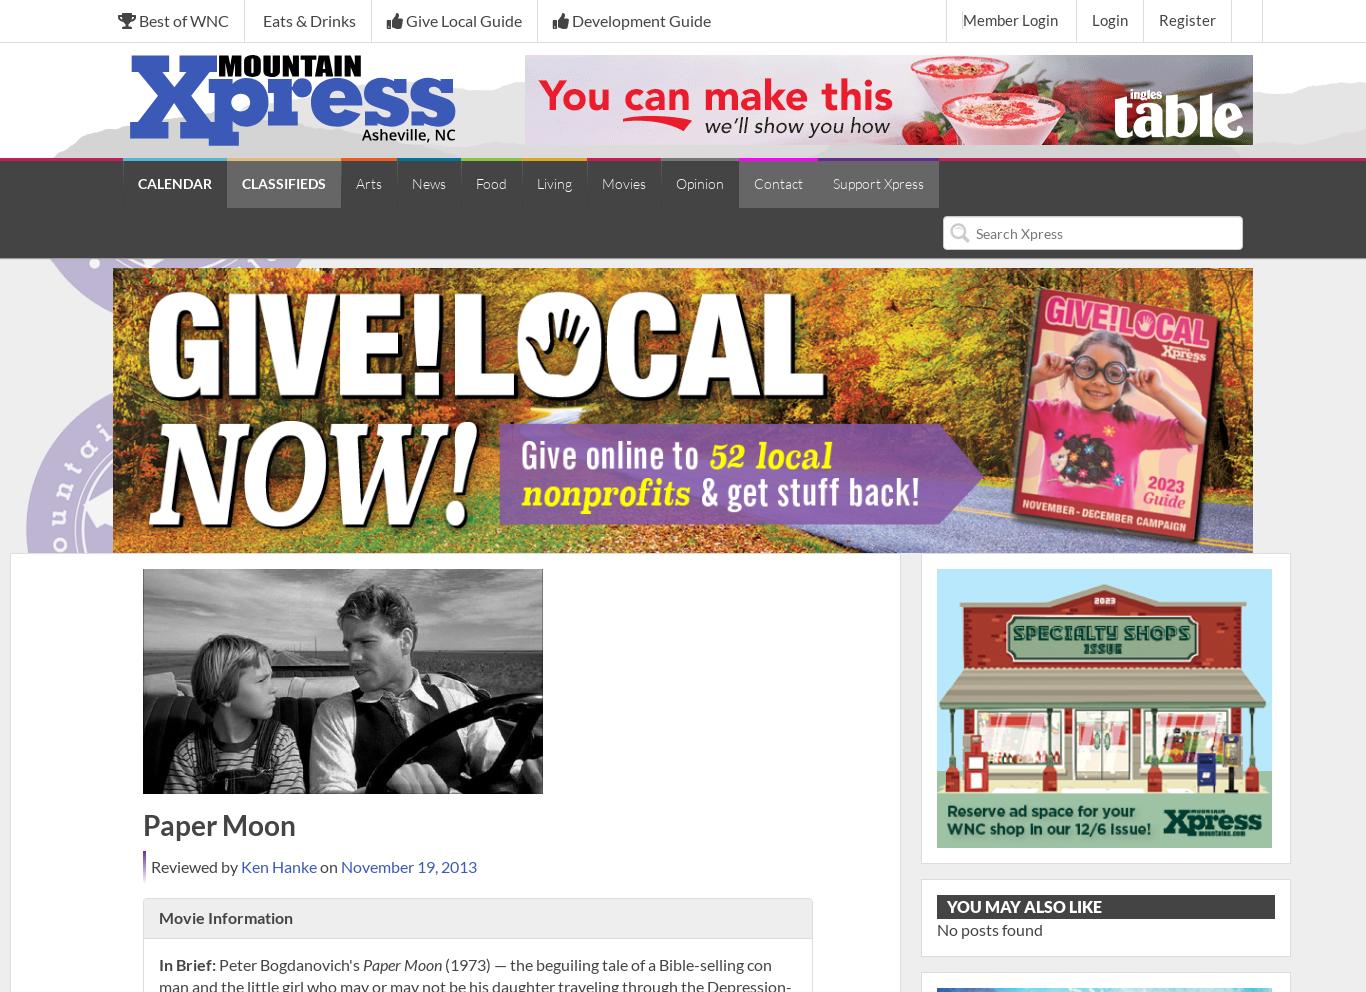 The image size is (1366, 992). Describe the element at coordinates (308, 19) in the screenshot. I see `'Eats & Drinks'` at that location.